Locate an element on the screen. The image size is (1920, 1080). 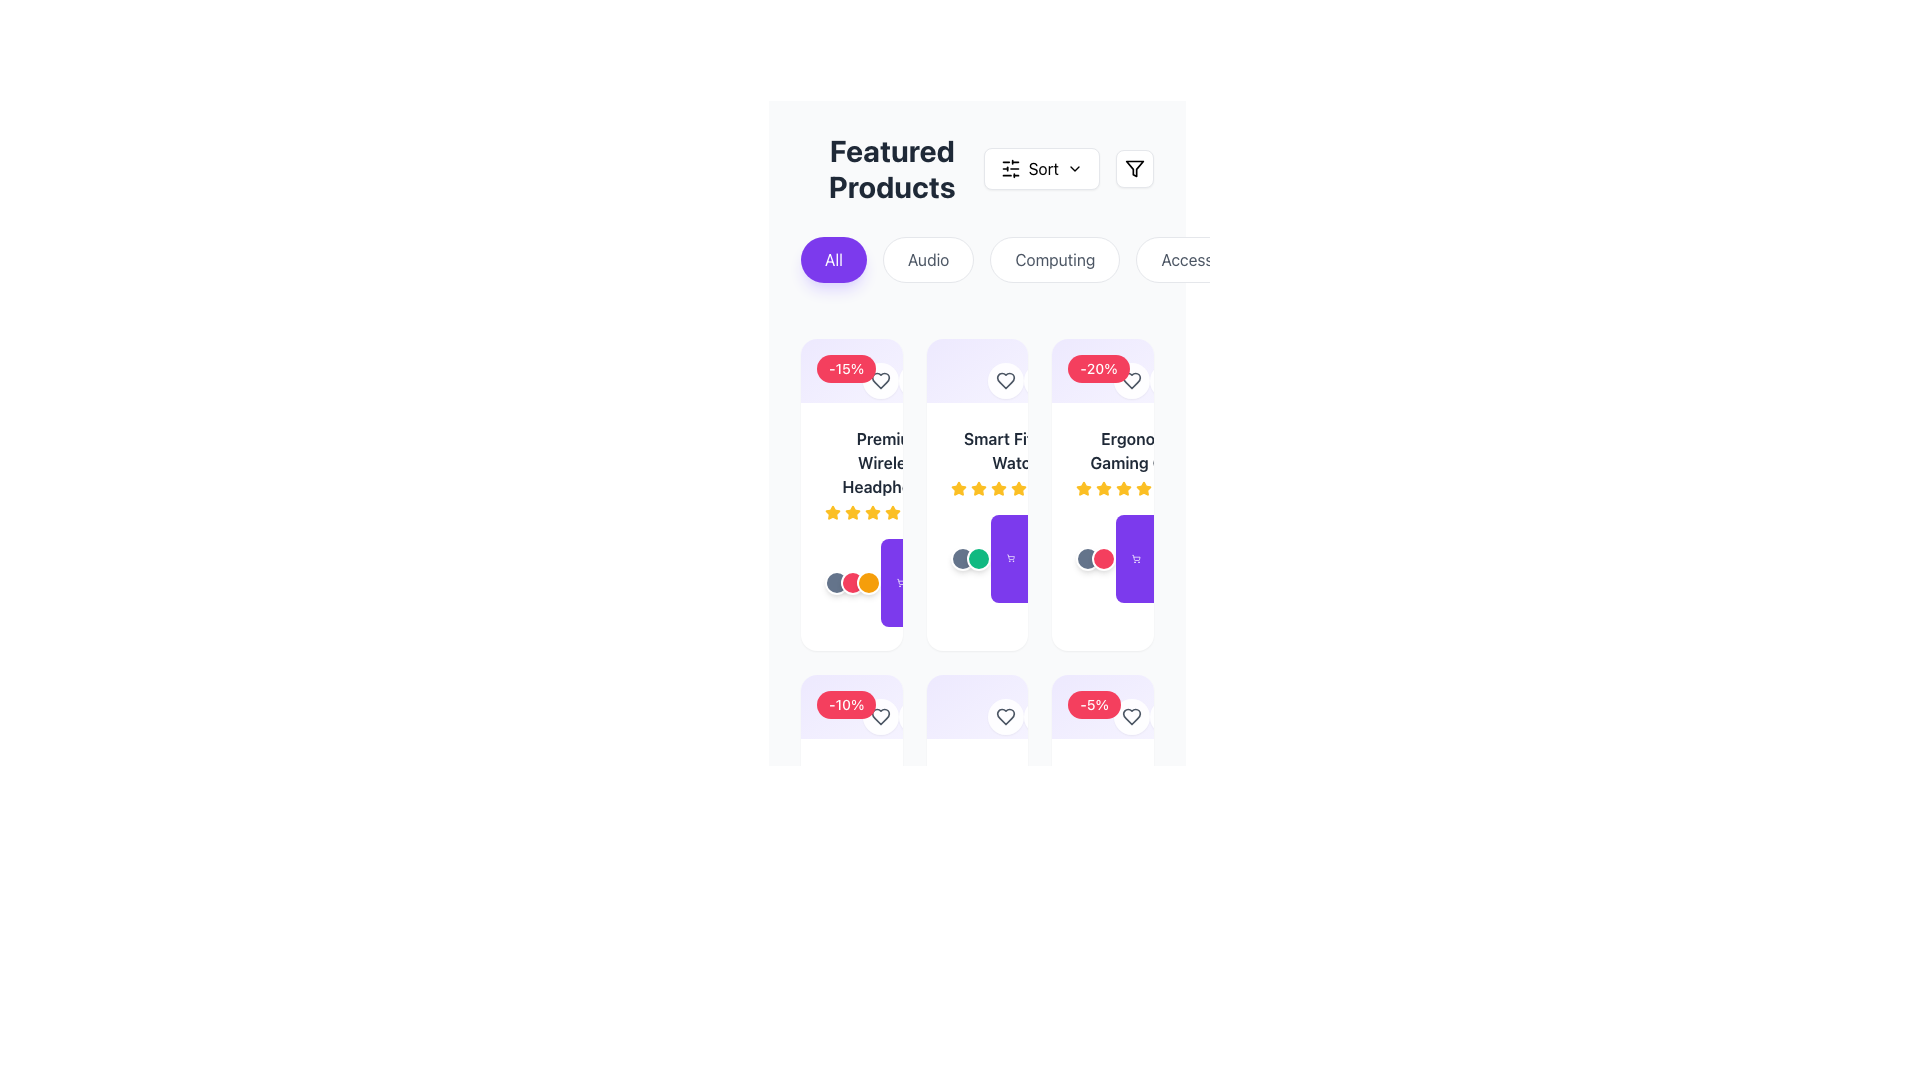
the interactive circular button that acts as a color selector for the amber color option is located at coordinates (868, 582).